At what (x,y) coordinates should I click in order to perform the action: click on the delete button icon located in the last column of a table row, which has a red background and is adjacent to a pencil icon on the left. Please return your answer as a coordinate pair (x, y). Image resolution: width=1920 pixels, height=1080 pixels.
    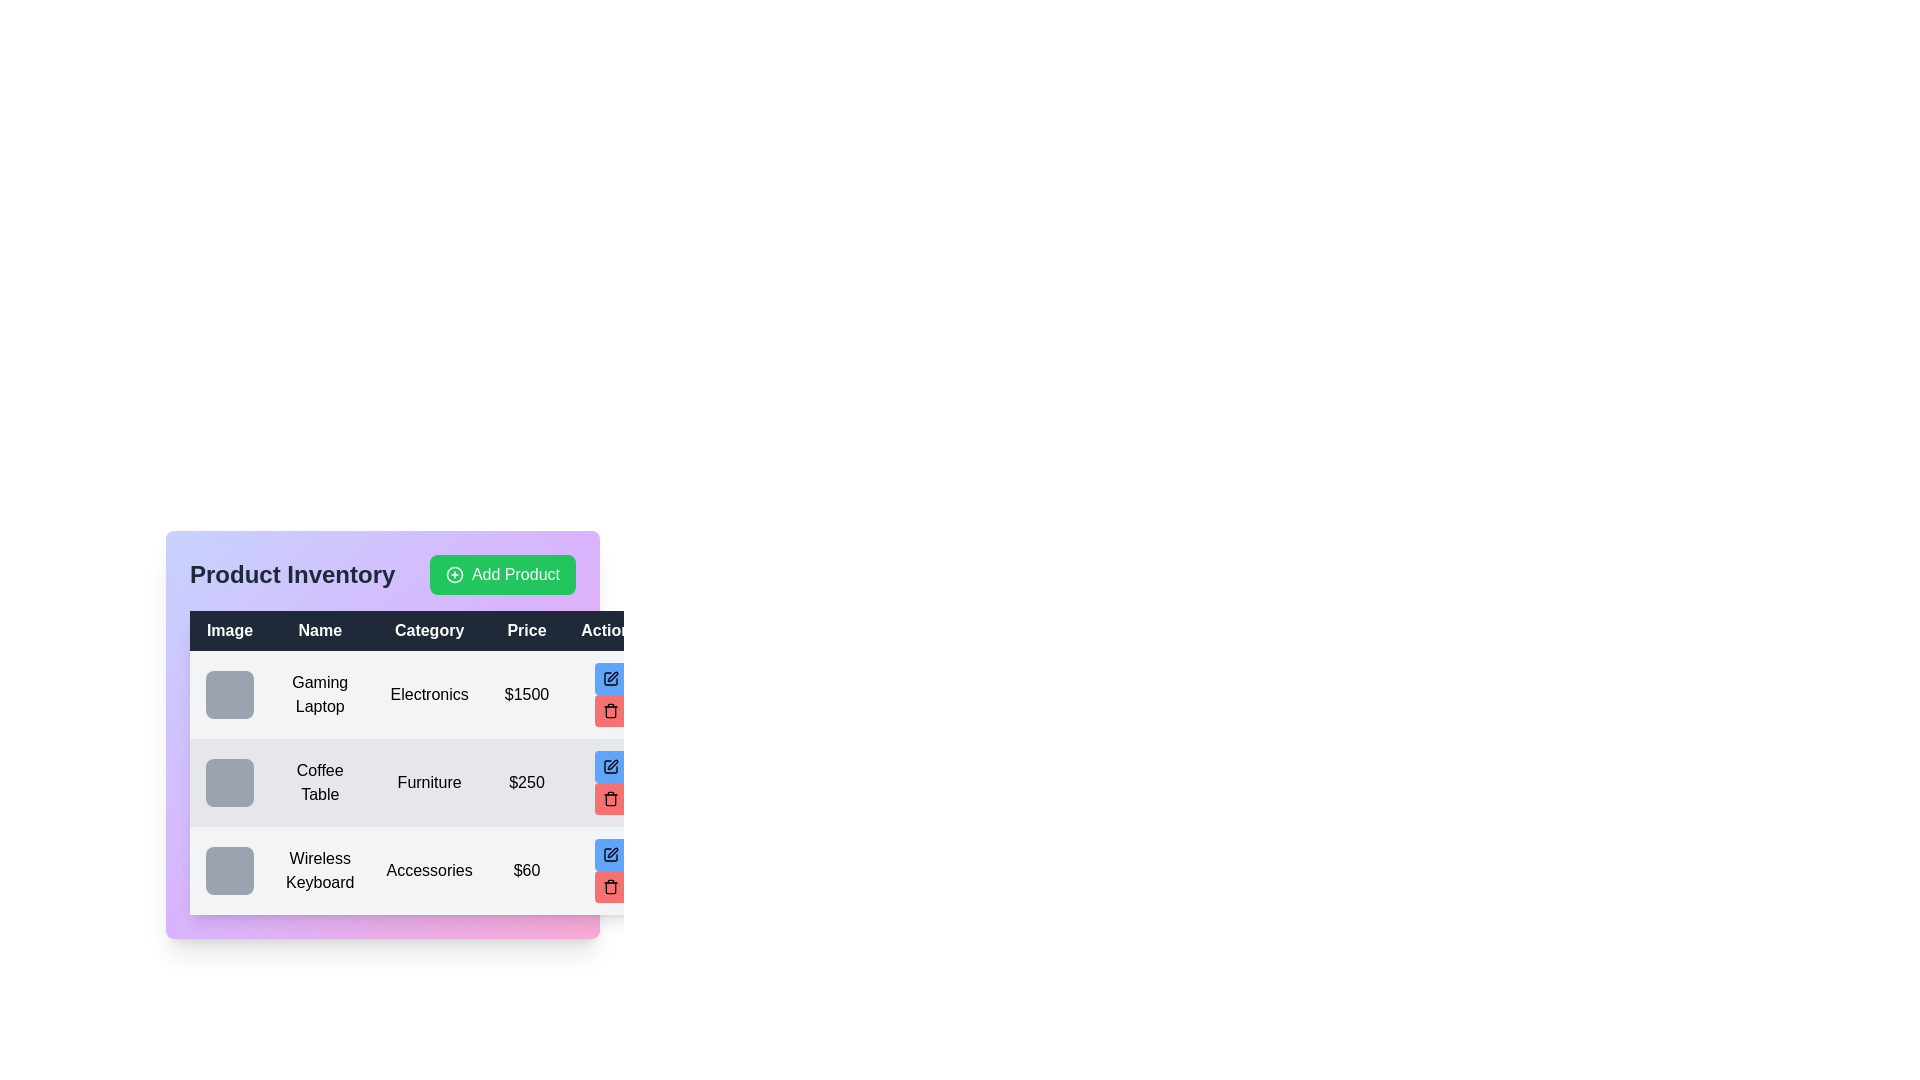
    Looking at the image, I should click on (609, 797).